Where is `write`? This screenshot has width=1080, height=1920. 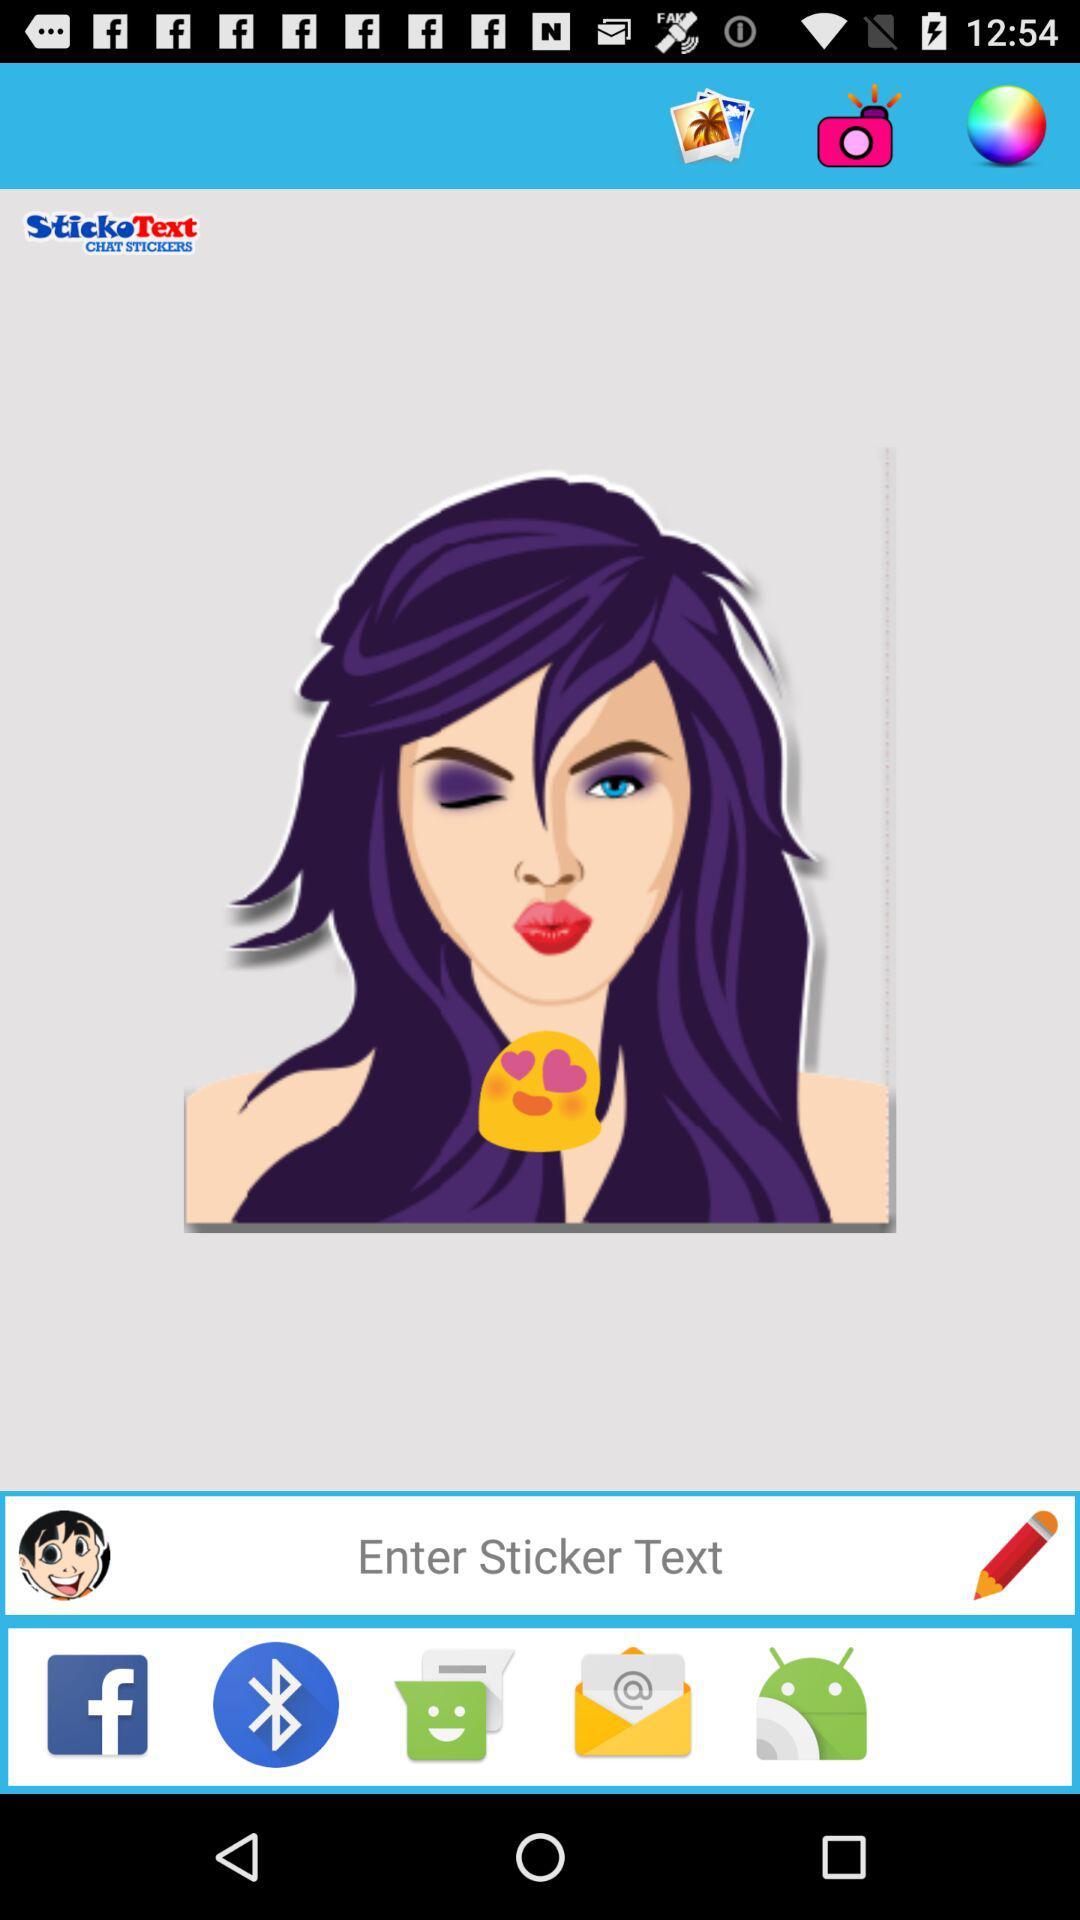
write is located at coordinates (1015, 1554).